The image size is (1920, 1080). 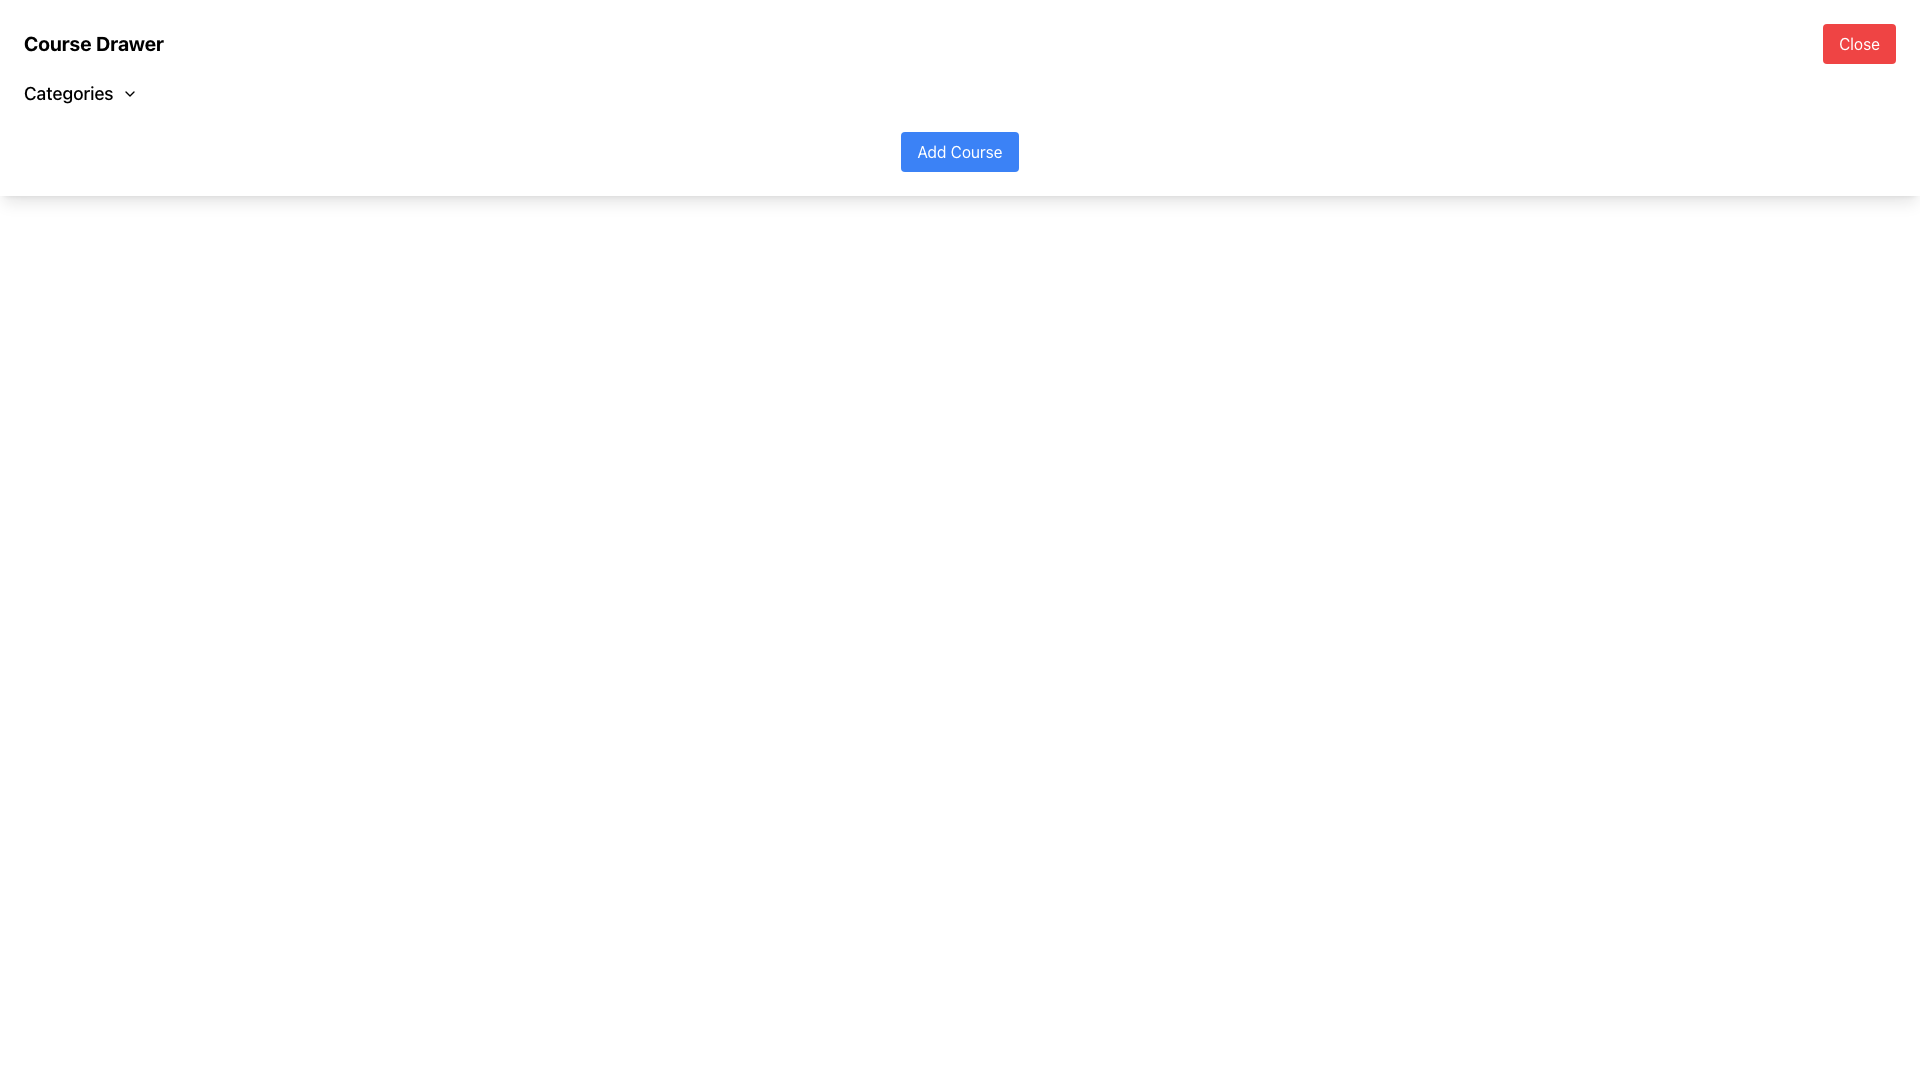 What do you see at coordinates (128, 93) in the screenshot?
I see `the downward-pointing chevron icon adjacent to the 'Categories' title` at bounding box center [128, 93].